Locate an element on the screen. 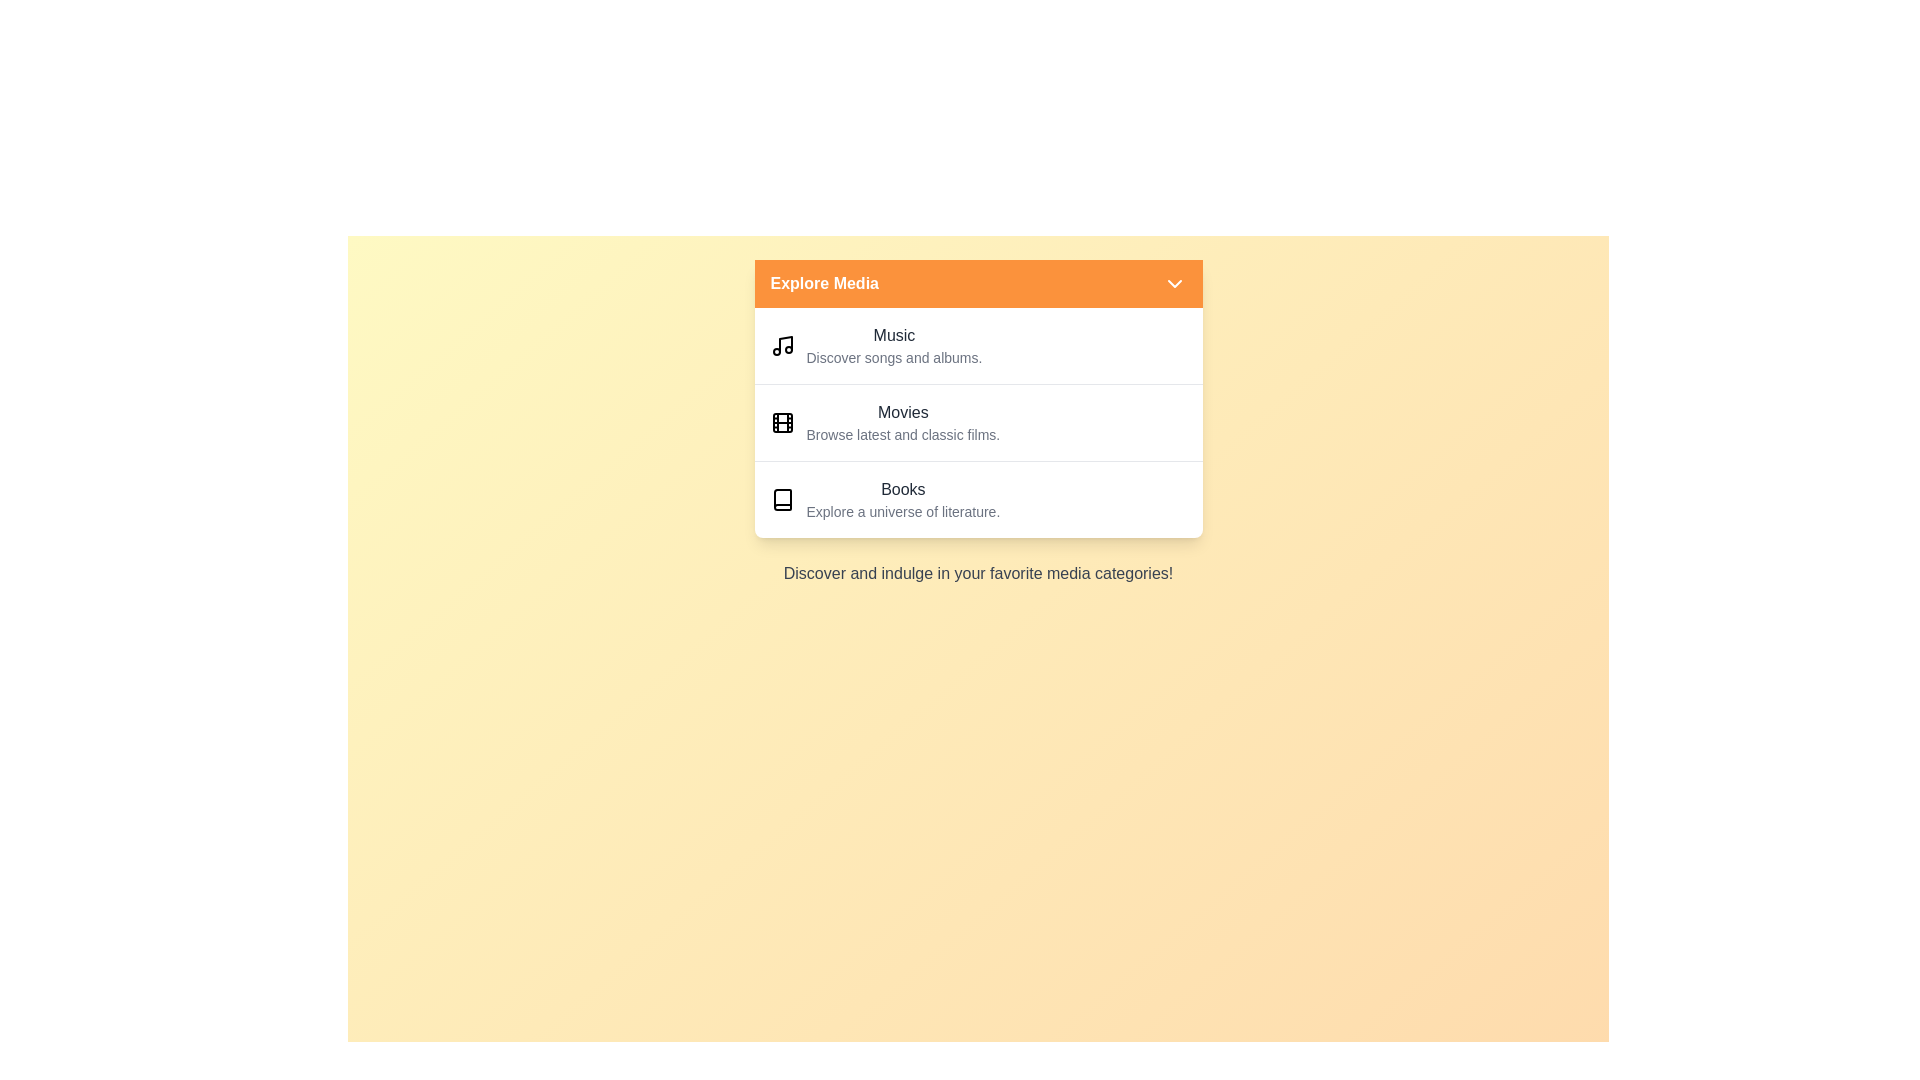 The height and width of the screenshot is (1080, 1920). the background gradient to trigger an interaction is located at coordinates (978, 774).